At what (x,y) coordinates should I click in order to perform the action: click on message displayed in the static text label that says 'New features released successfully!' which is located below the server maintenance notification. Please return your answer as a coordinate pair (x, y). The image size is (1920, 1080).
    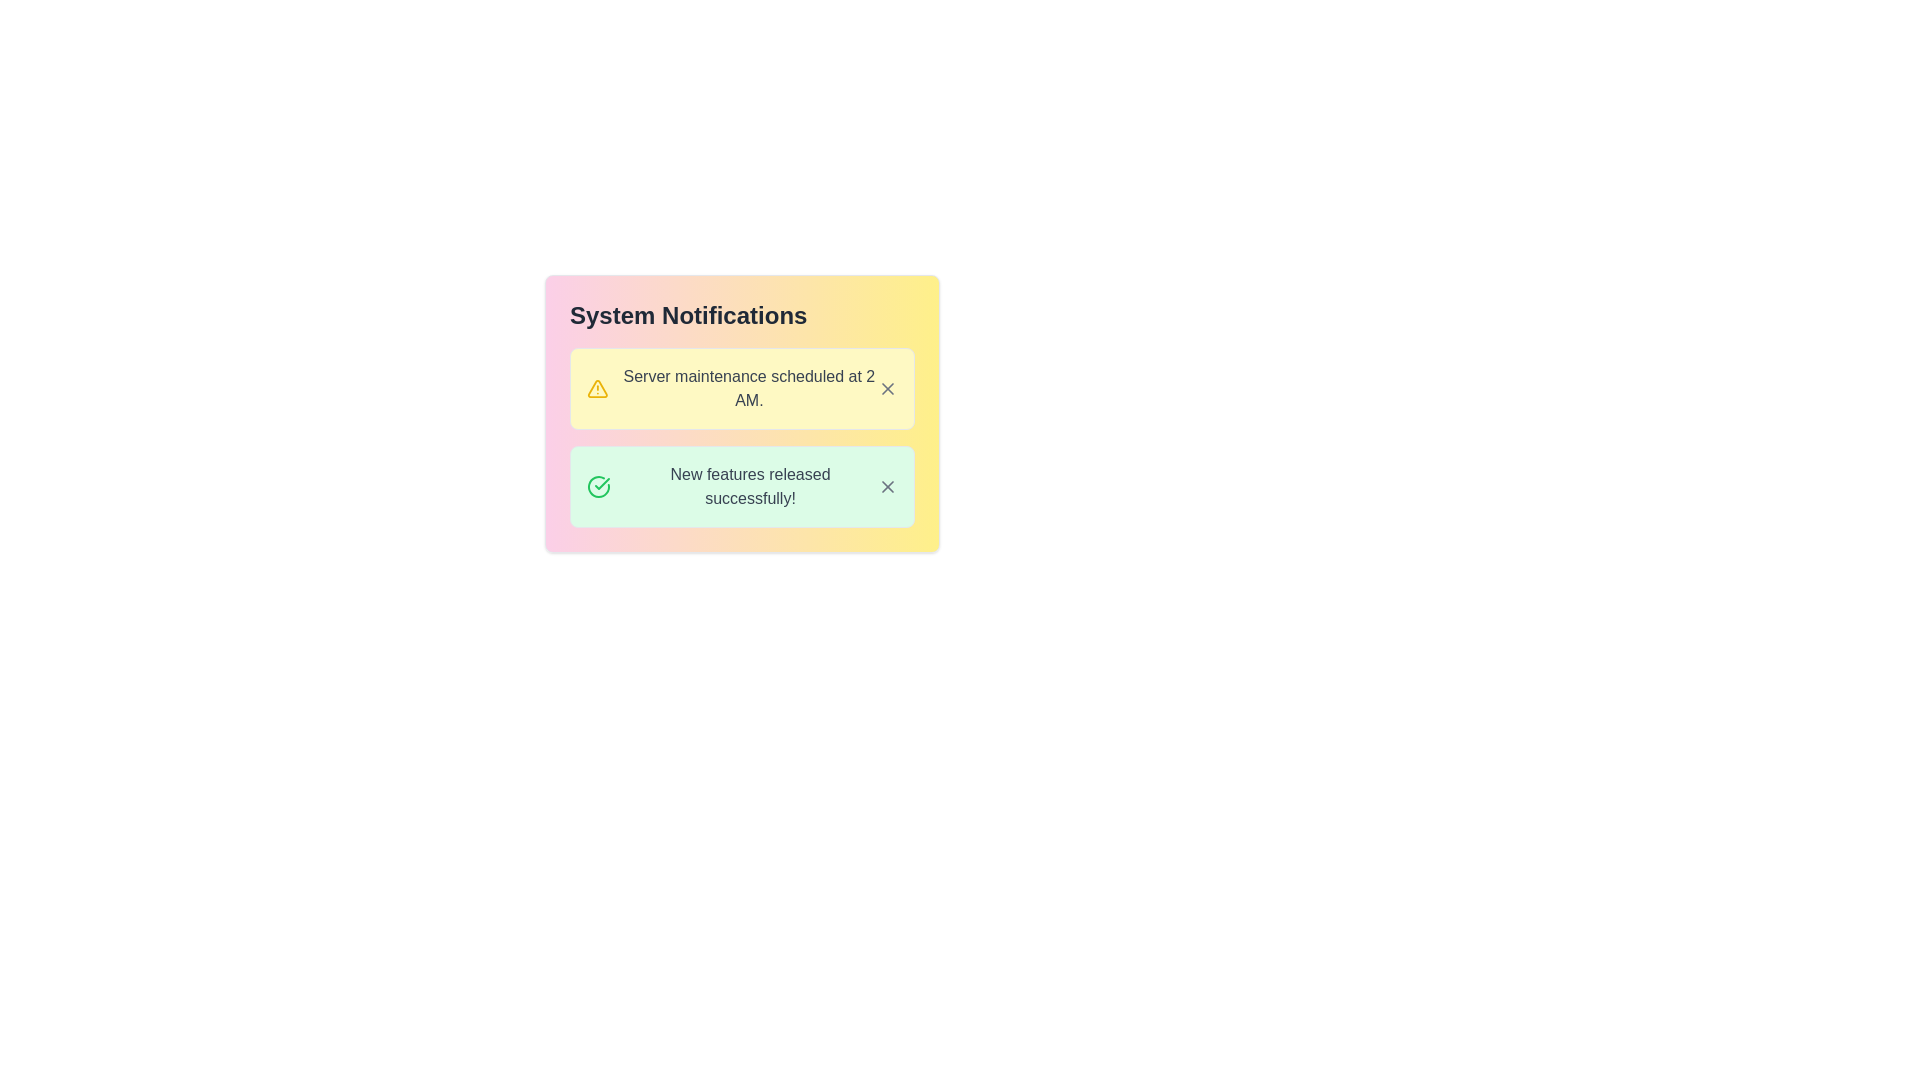
    Looking at the image, I should click on (749, 486).